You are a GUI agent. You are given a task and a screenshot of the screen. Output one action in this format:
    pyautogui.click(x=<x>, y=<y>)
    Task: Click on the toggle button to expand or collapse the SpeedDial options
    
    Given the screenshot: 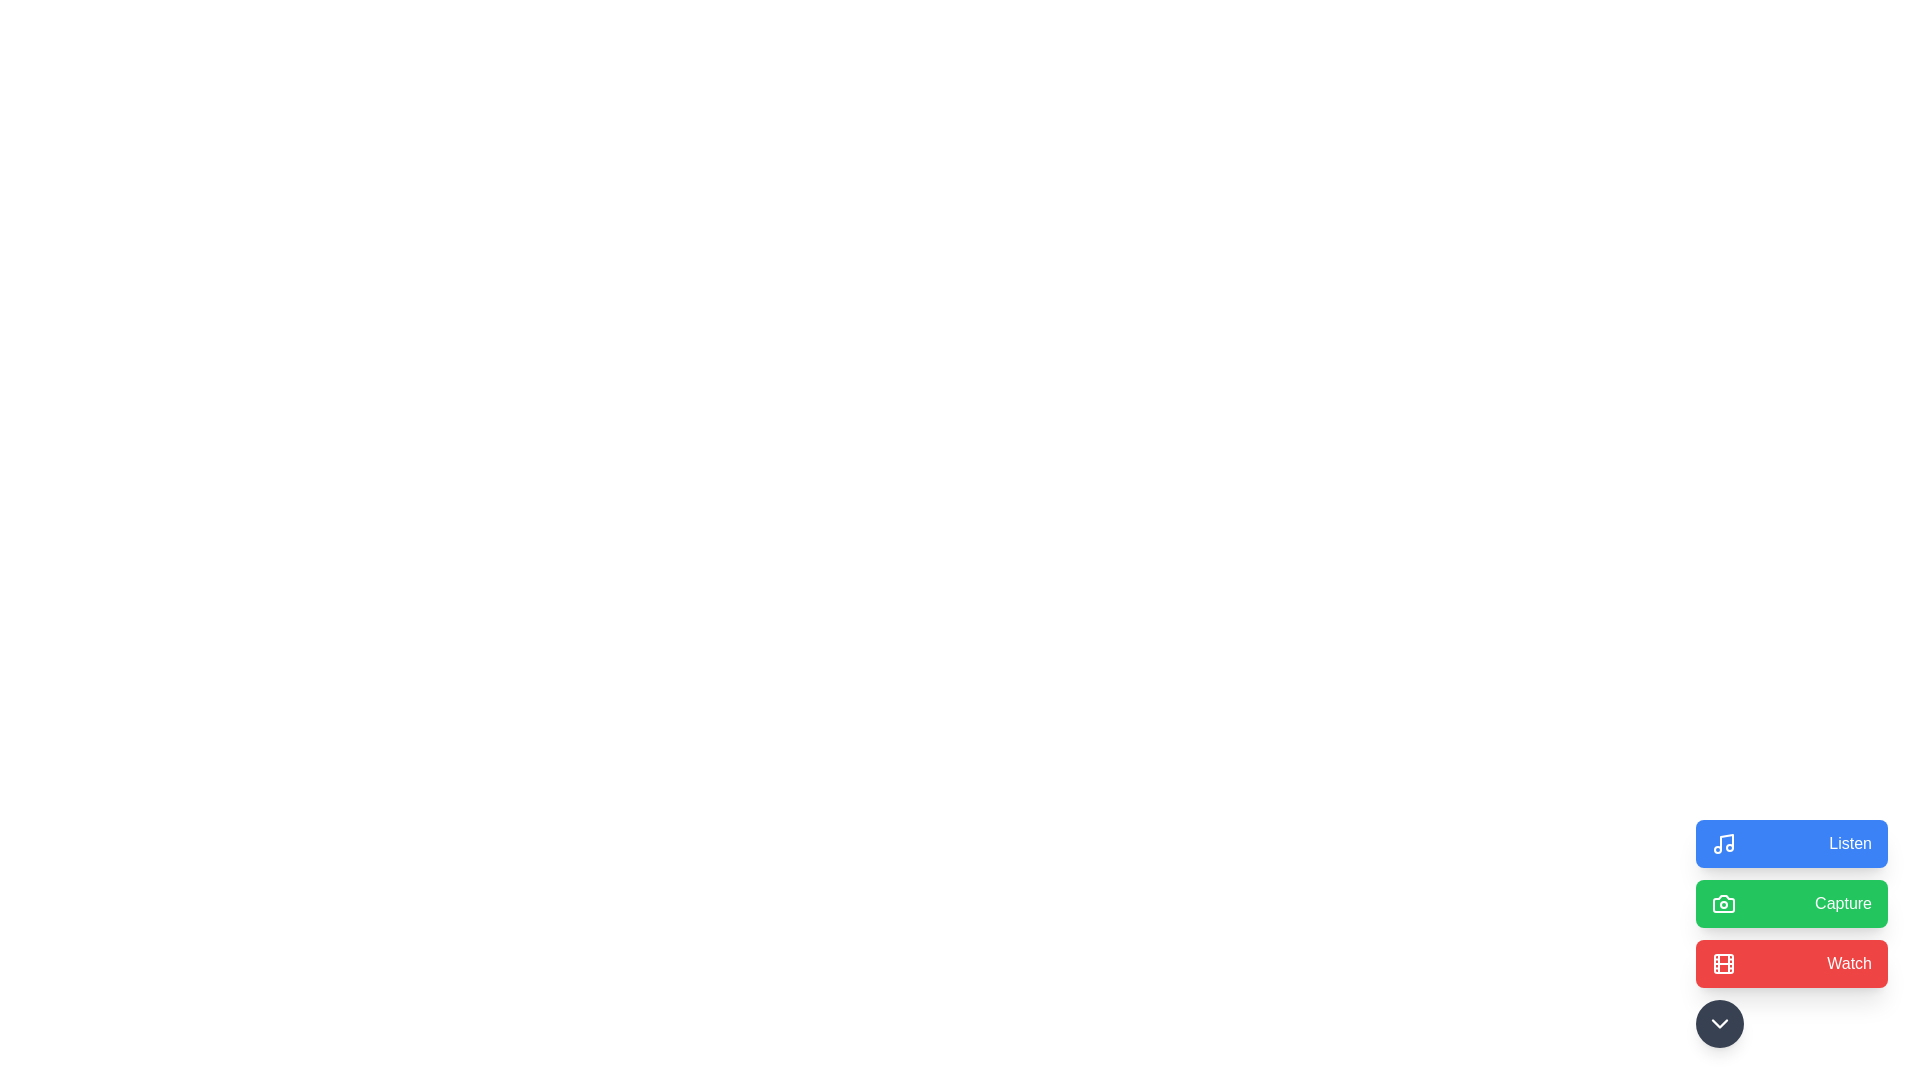 What is the action you would take?
    pyautogui.click(x=1718, y=1023)
    